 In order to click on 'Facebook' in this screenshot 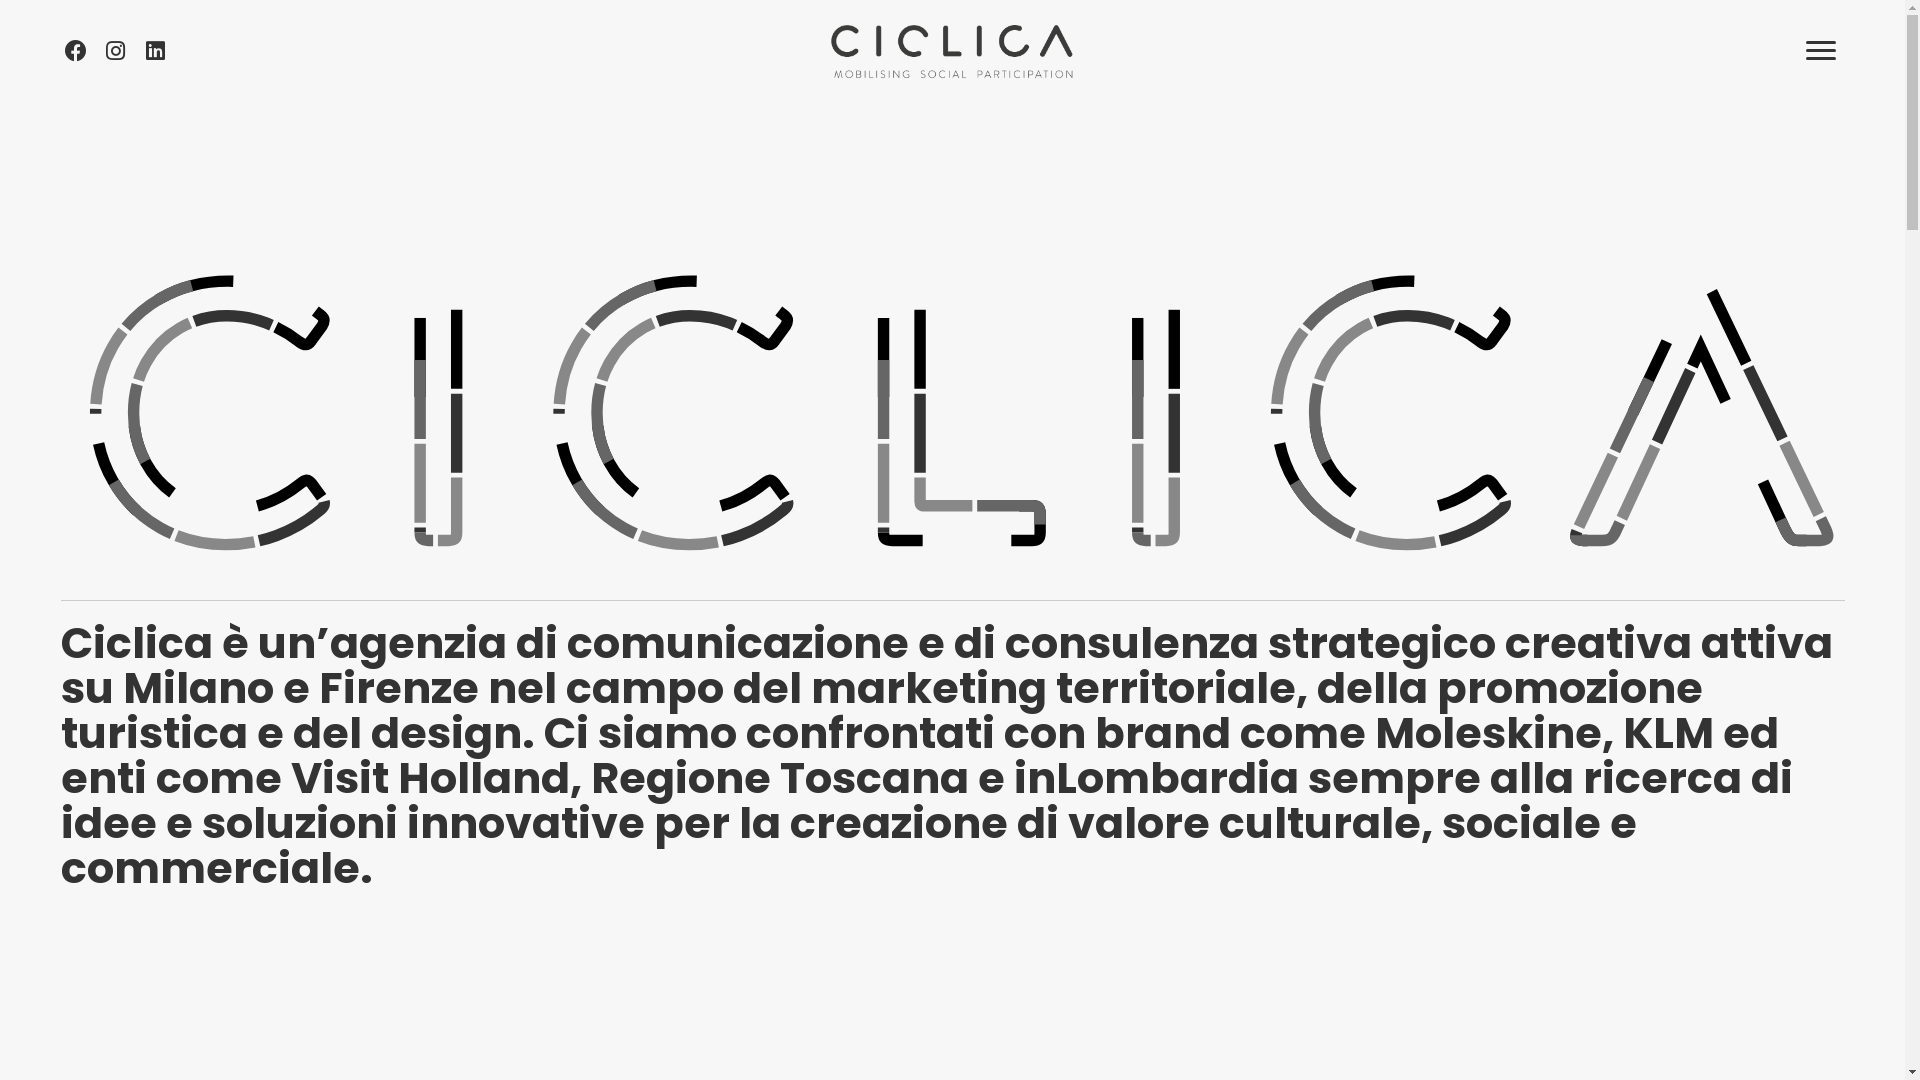, I will do `click(75, 49)`.